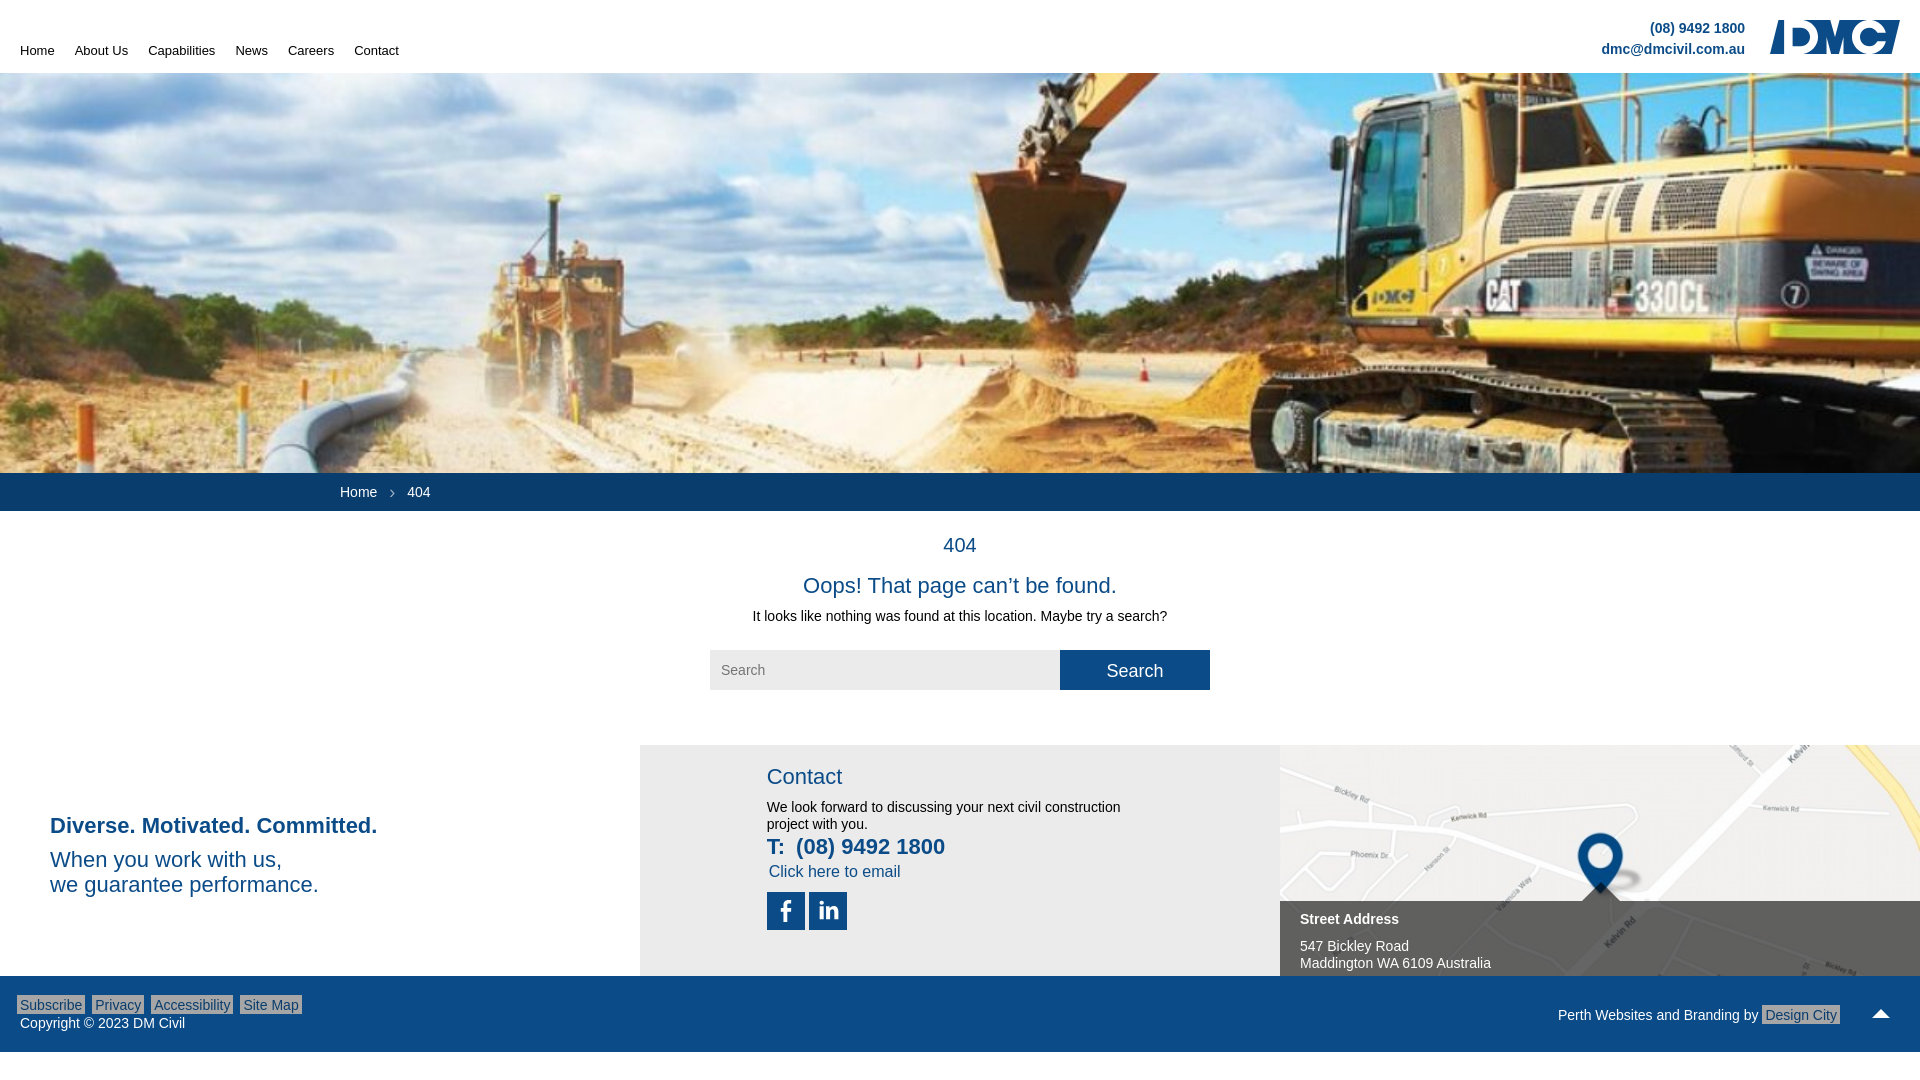 Image resolution: width=1920 pixels, height=1080 pixels. I want to click on '(08) 9492 1800', so click(1696, 27).